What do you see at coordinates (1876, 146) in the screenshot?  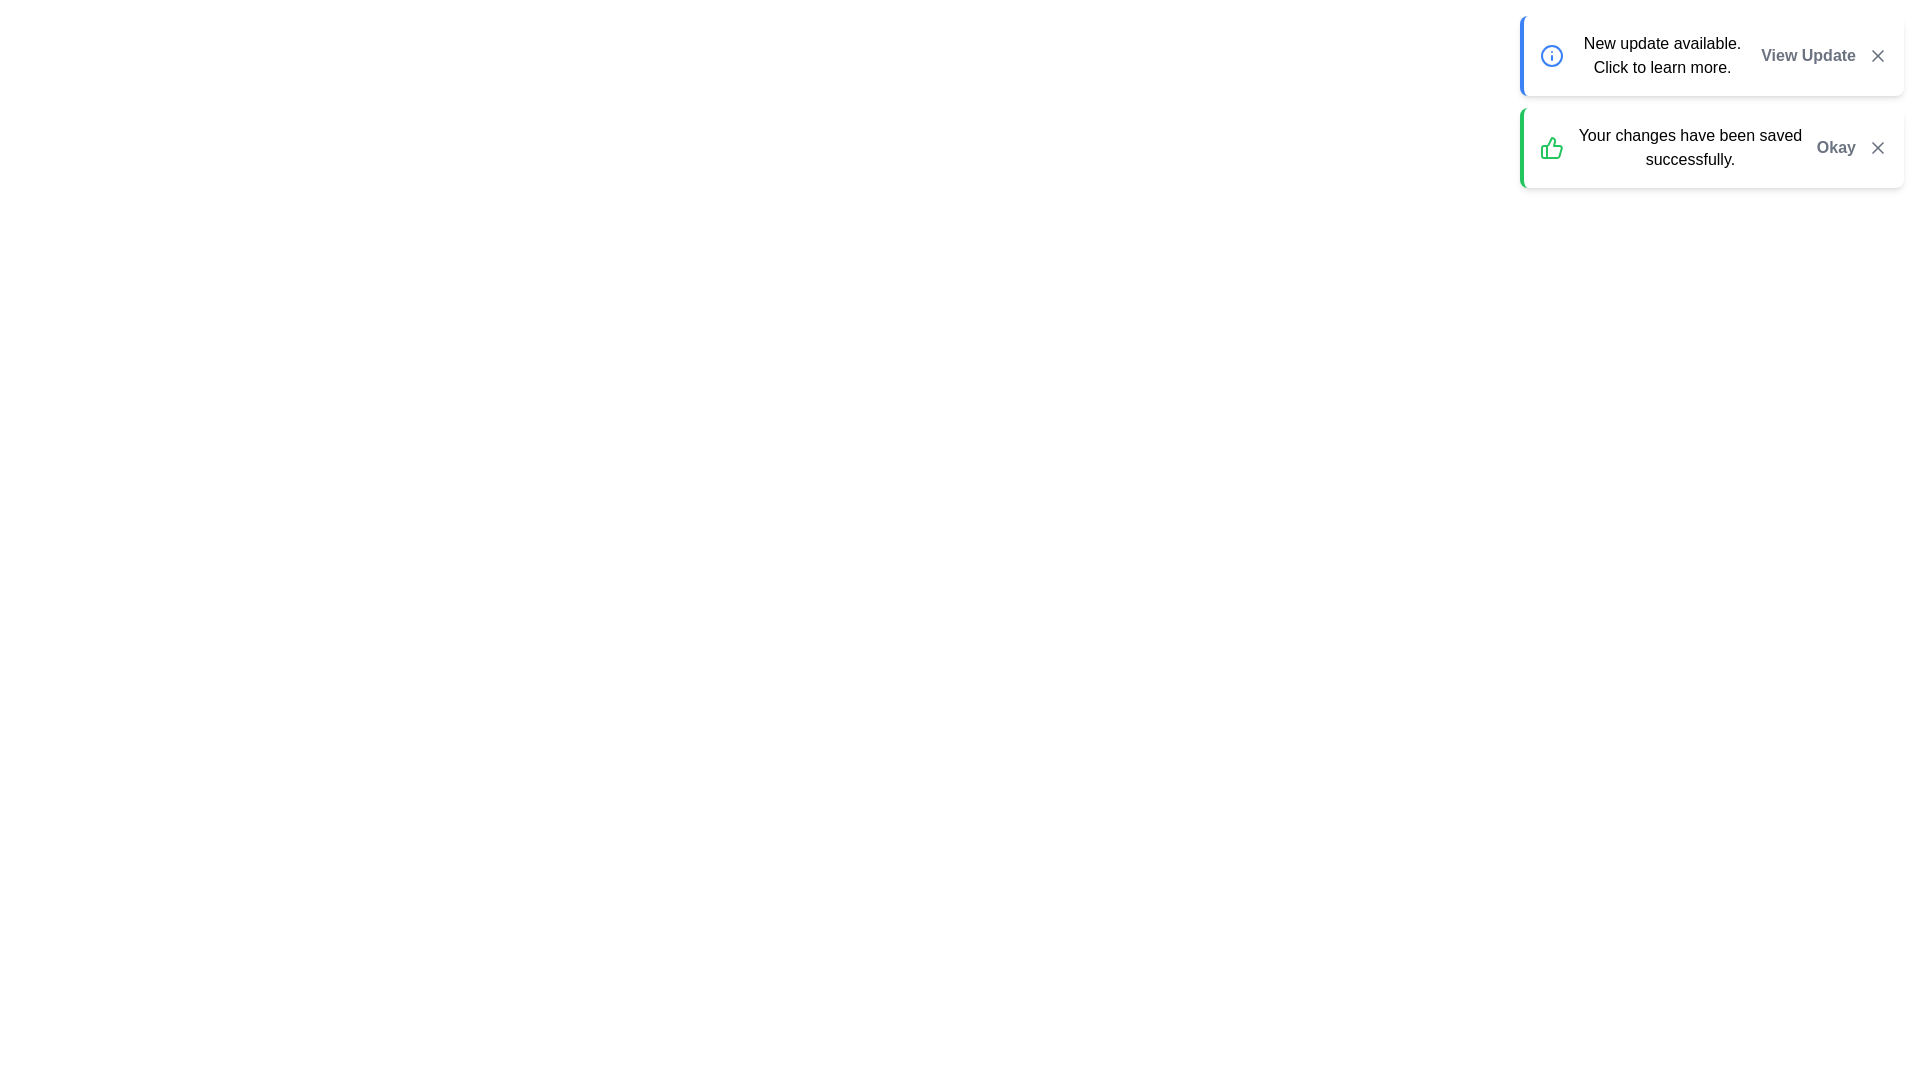 I see `the 'X' button located at the far-right of the notification panel to observe hover effects` at bounding box center [1876, 146].